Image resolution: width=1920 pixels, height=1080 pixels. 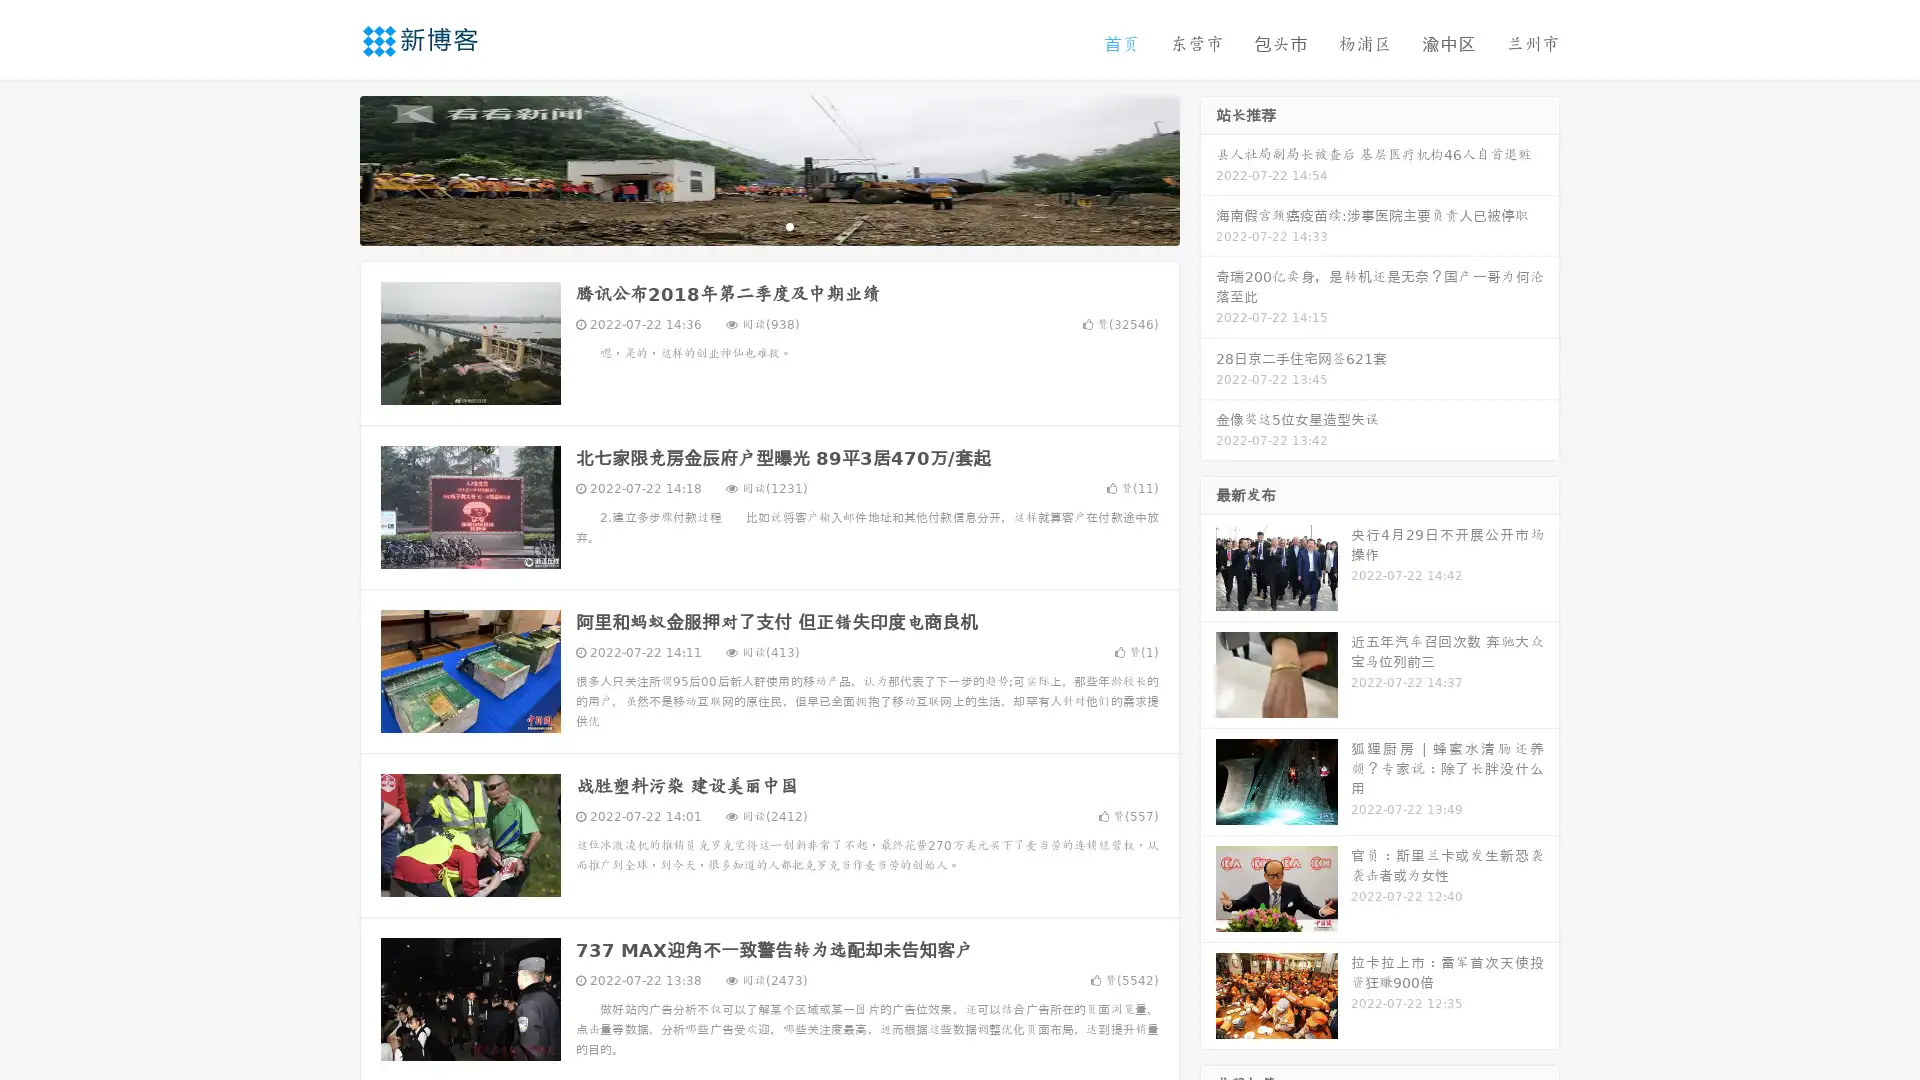 I want to click on Next slide, so click(x=1208, y=168).